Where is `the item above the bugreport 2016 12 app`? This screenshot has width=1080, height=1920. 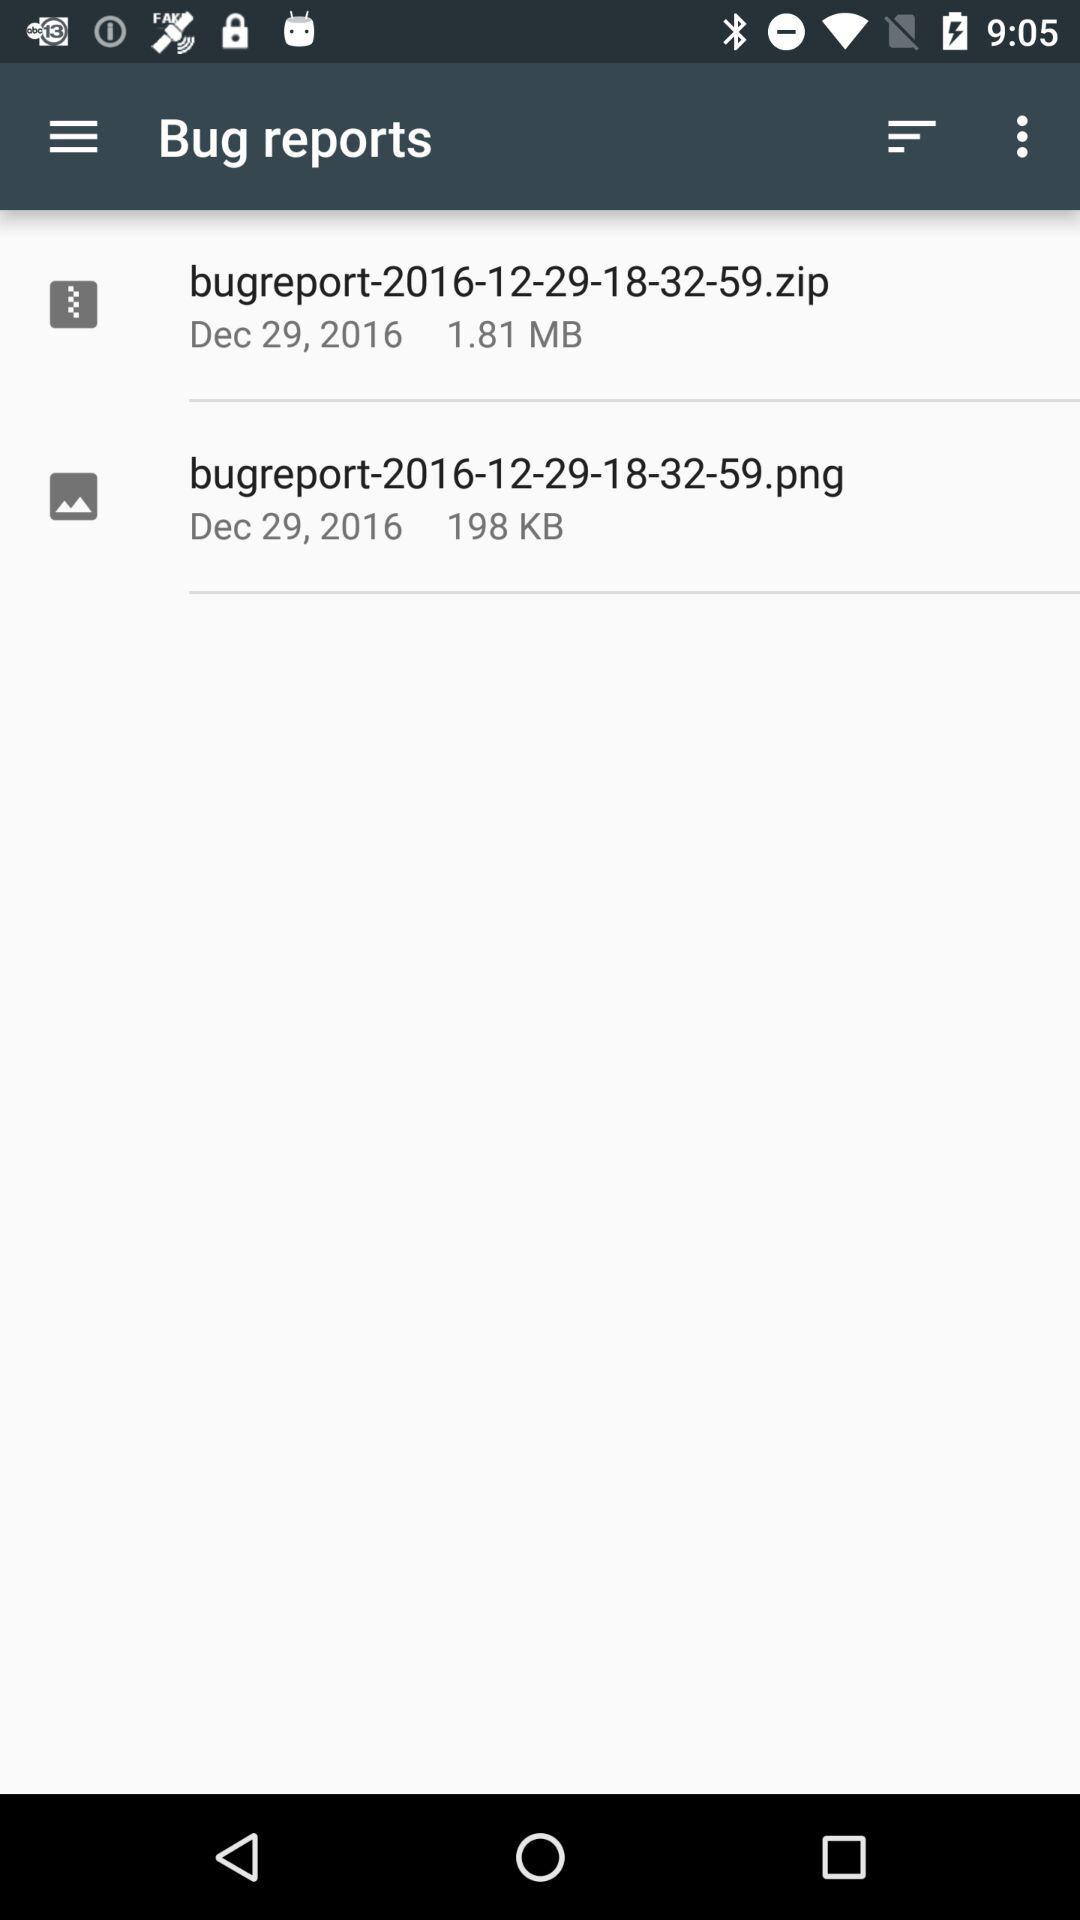 the item above the bugreport 2016 12 app is located at coordinates (564, 332).